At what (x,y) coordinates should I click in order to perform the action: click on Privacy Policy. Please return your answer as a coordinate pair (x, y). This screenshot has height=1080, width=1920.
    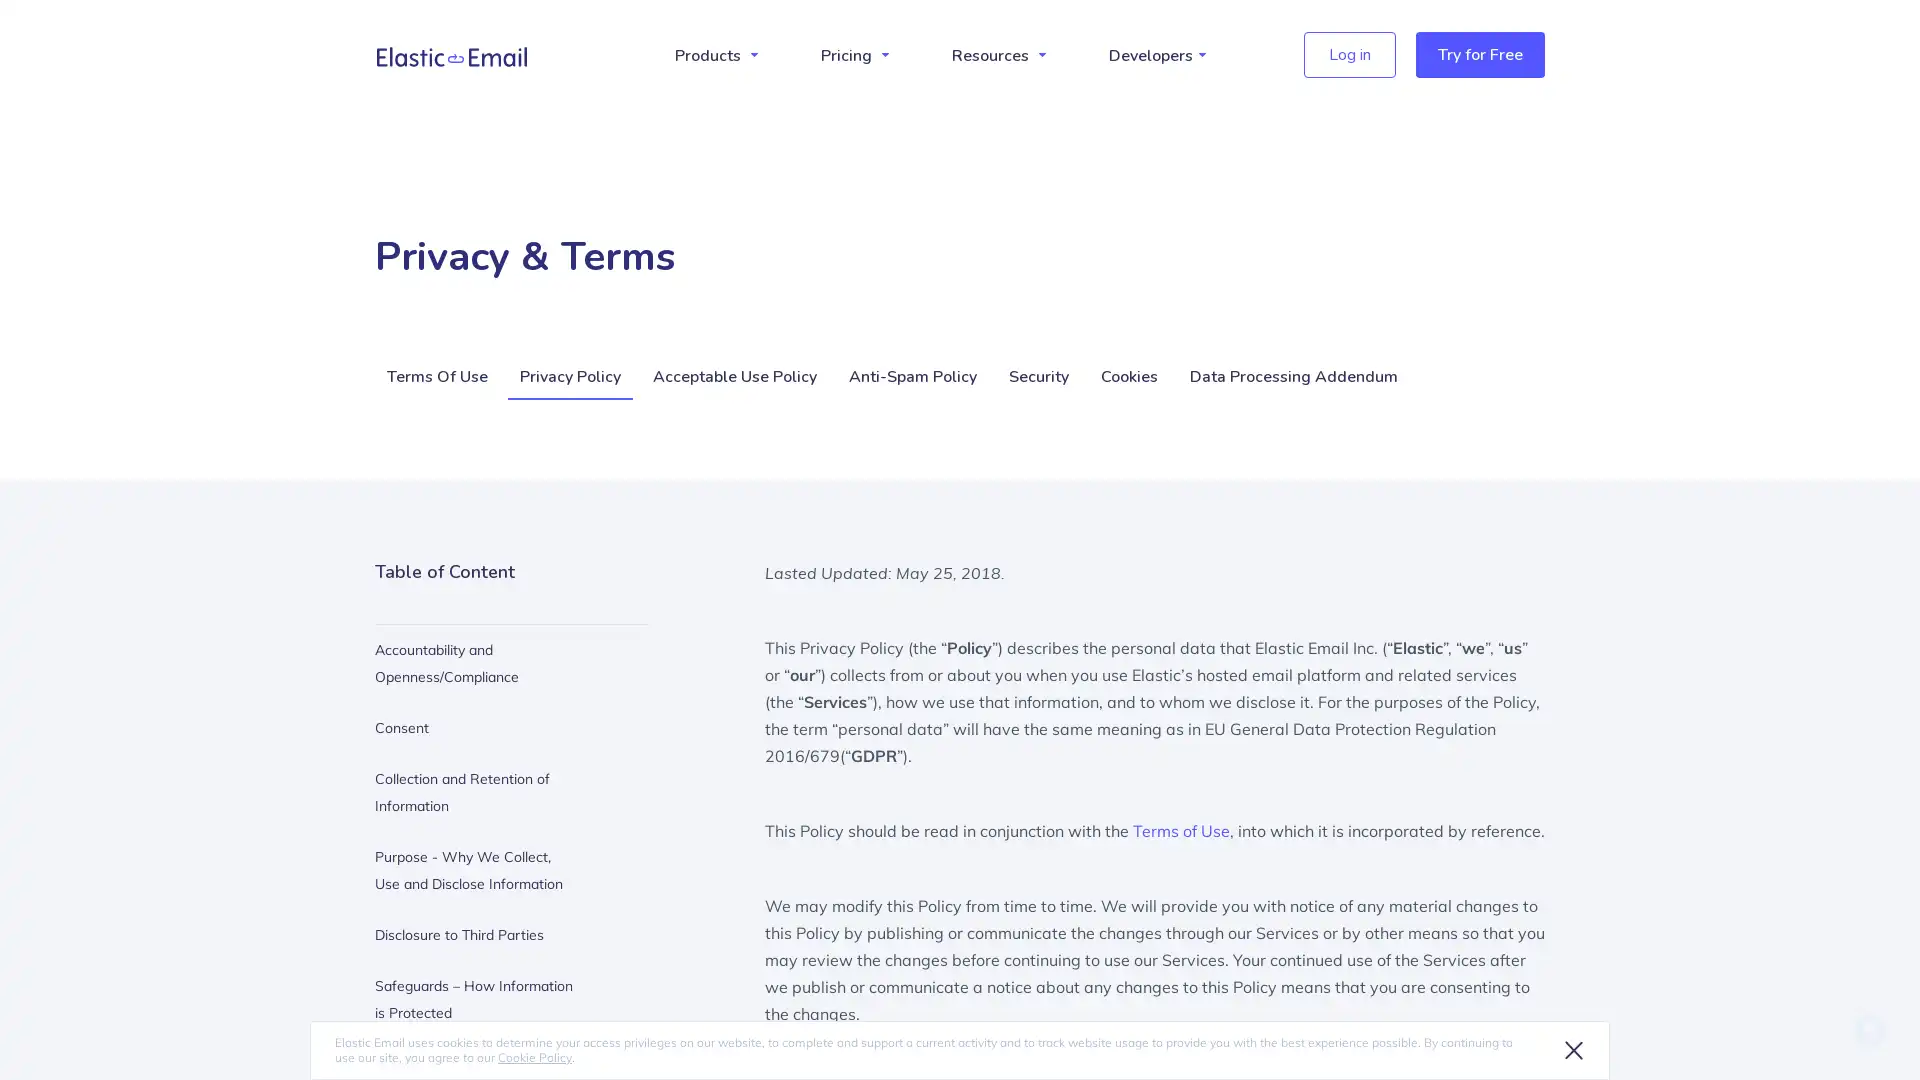
    Looking at the image, I should click on (569, 378).